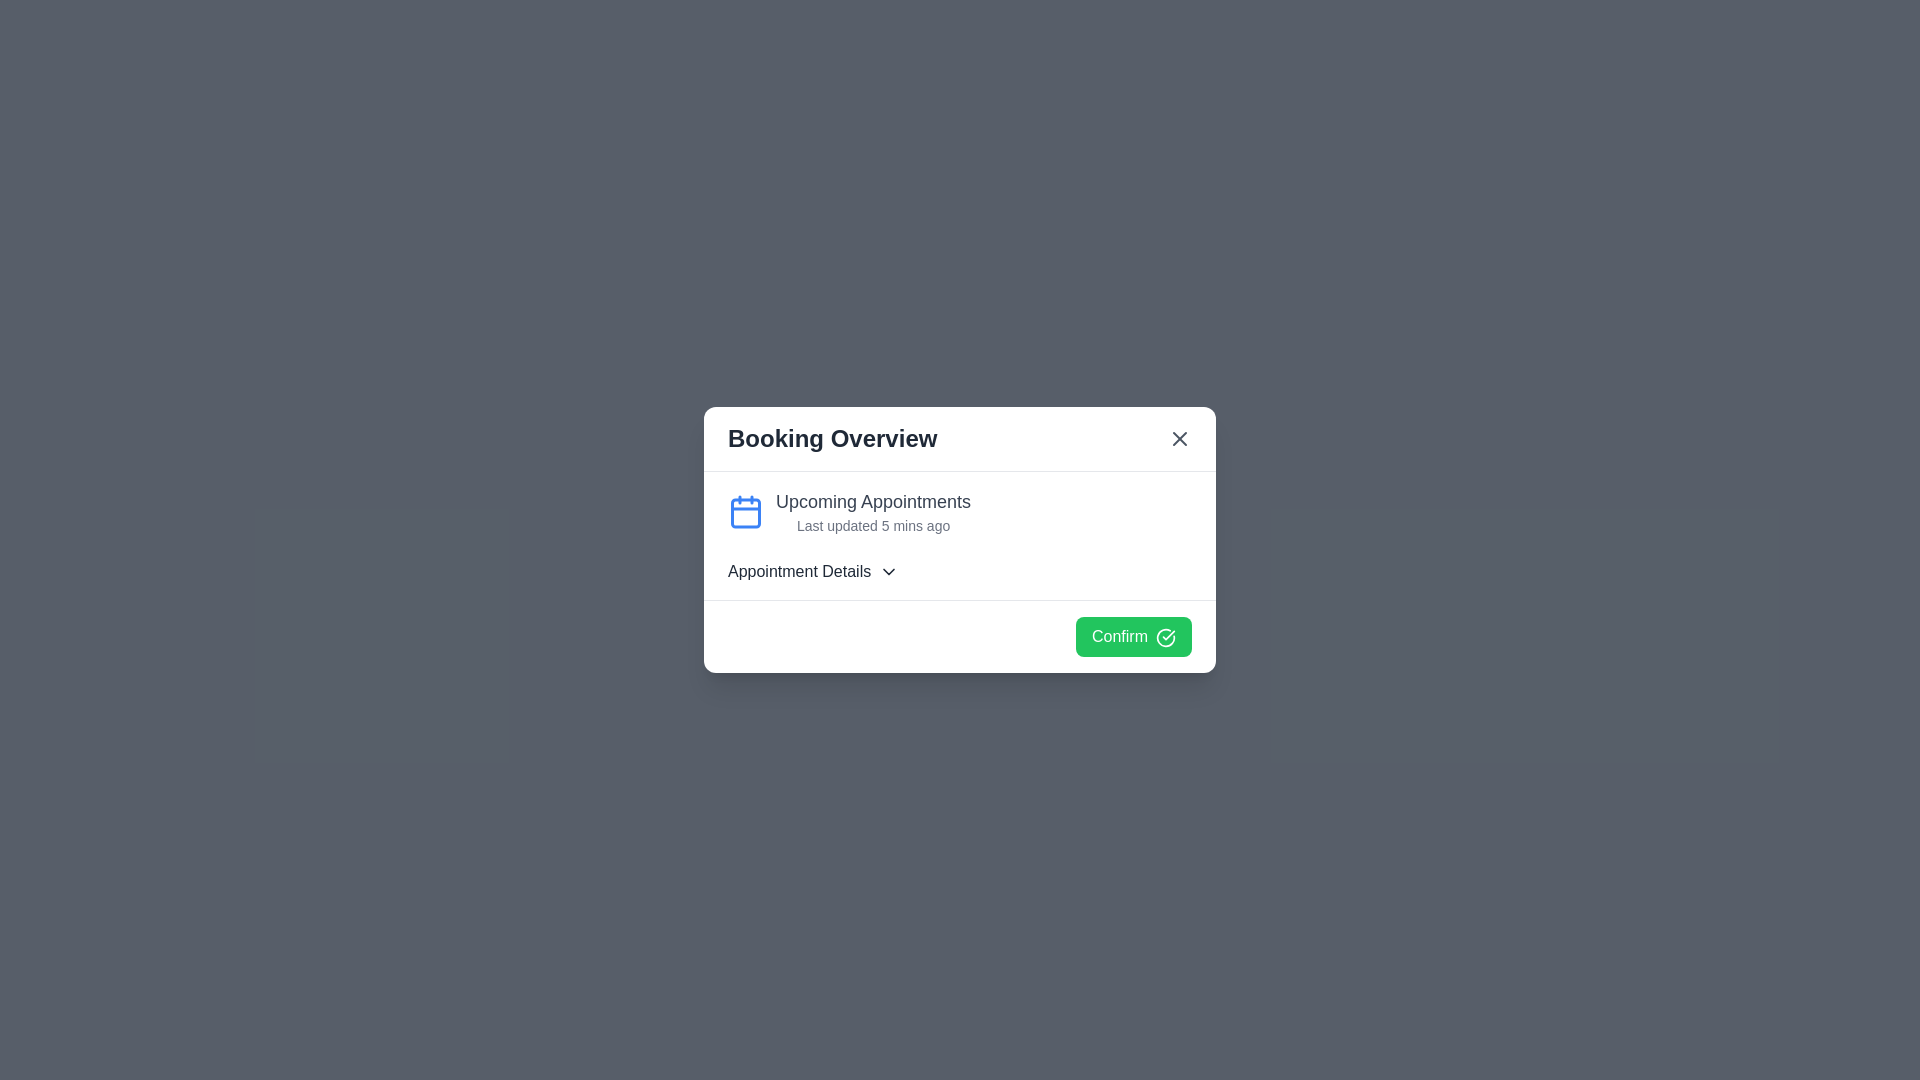  What do you see at coordinates (1180, 438) in the screenshot?
I see `the close button located in the top right corner of the 'Booking Overview' modal window` at bounding box center [1180, 438].